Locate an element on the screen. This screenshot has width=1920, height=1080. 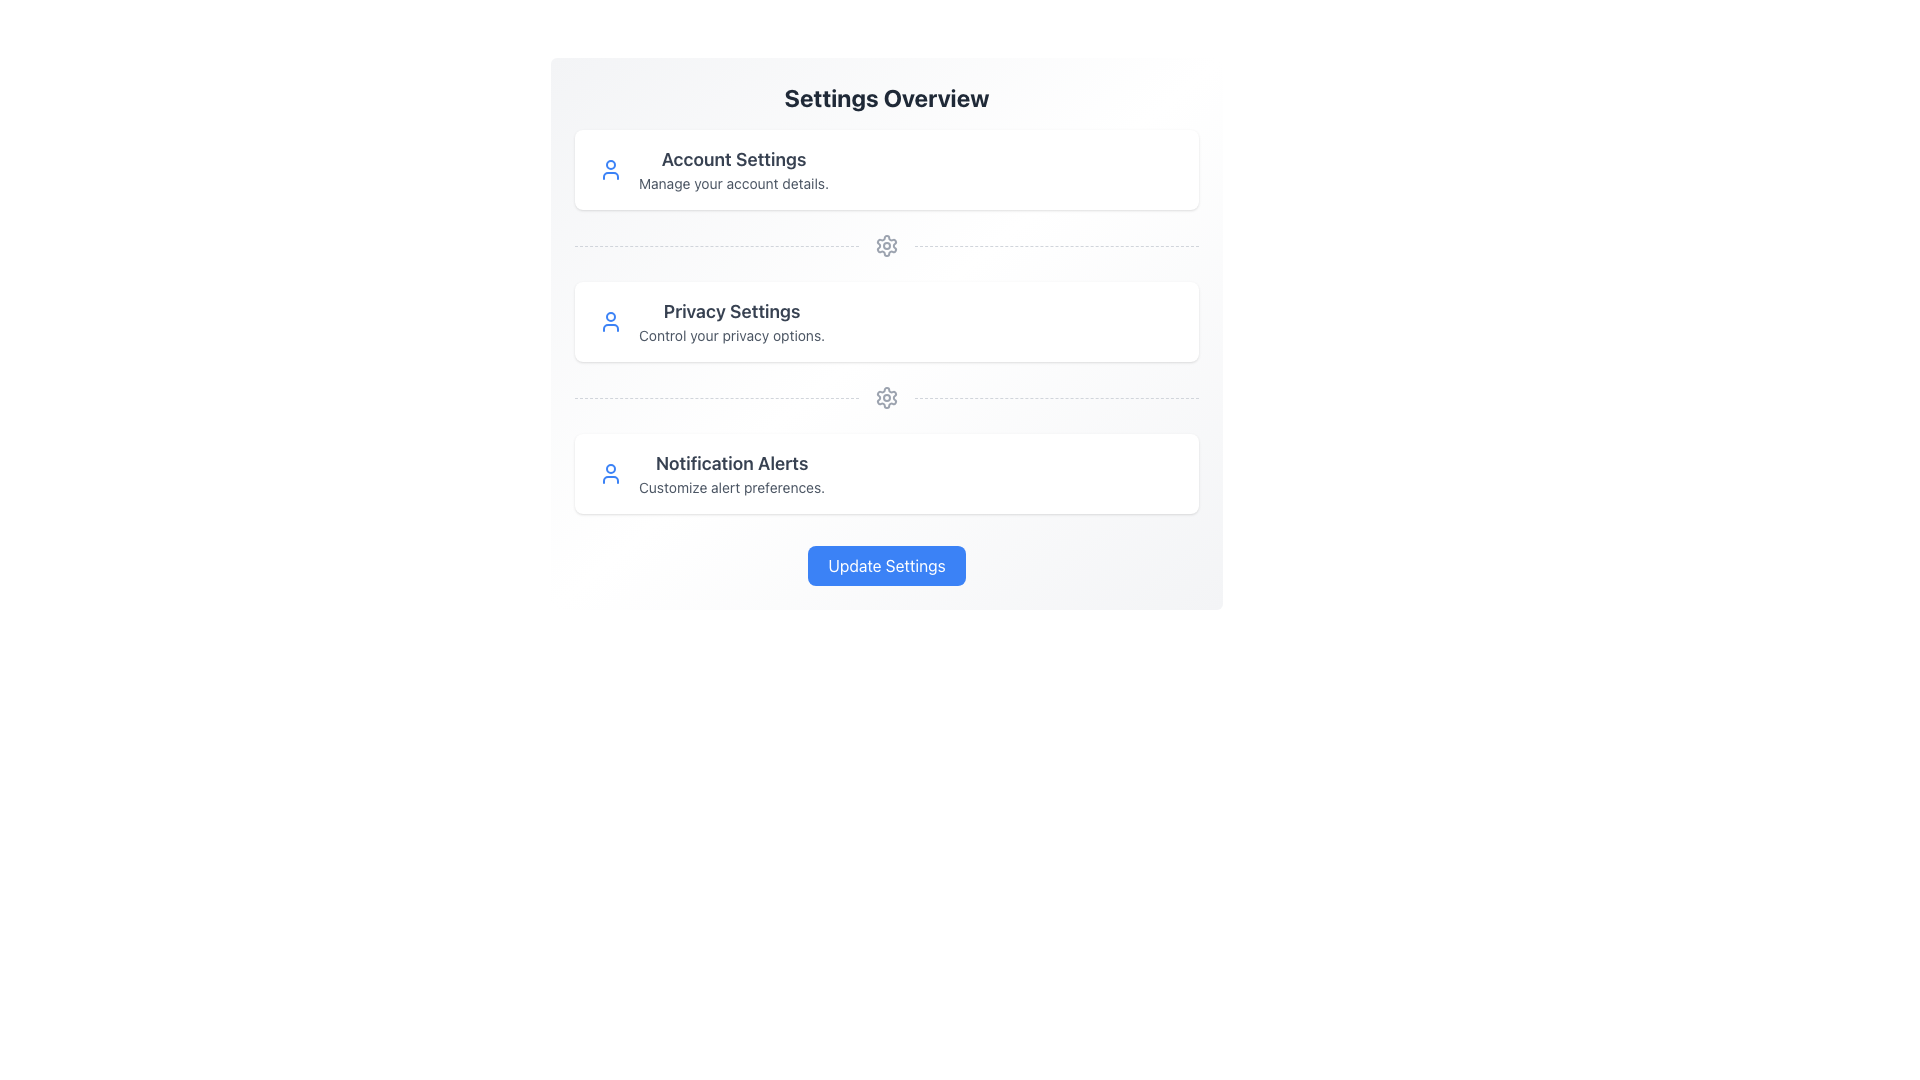
the 'Account Settings' text block, which displays the title and description for the section, positioned above 'Privacy Settings' is located at coordinates (733, 168).